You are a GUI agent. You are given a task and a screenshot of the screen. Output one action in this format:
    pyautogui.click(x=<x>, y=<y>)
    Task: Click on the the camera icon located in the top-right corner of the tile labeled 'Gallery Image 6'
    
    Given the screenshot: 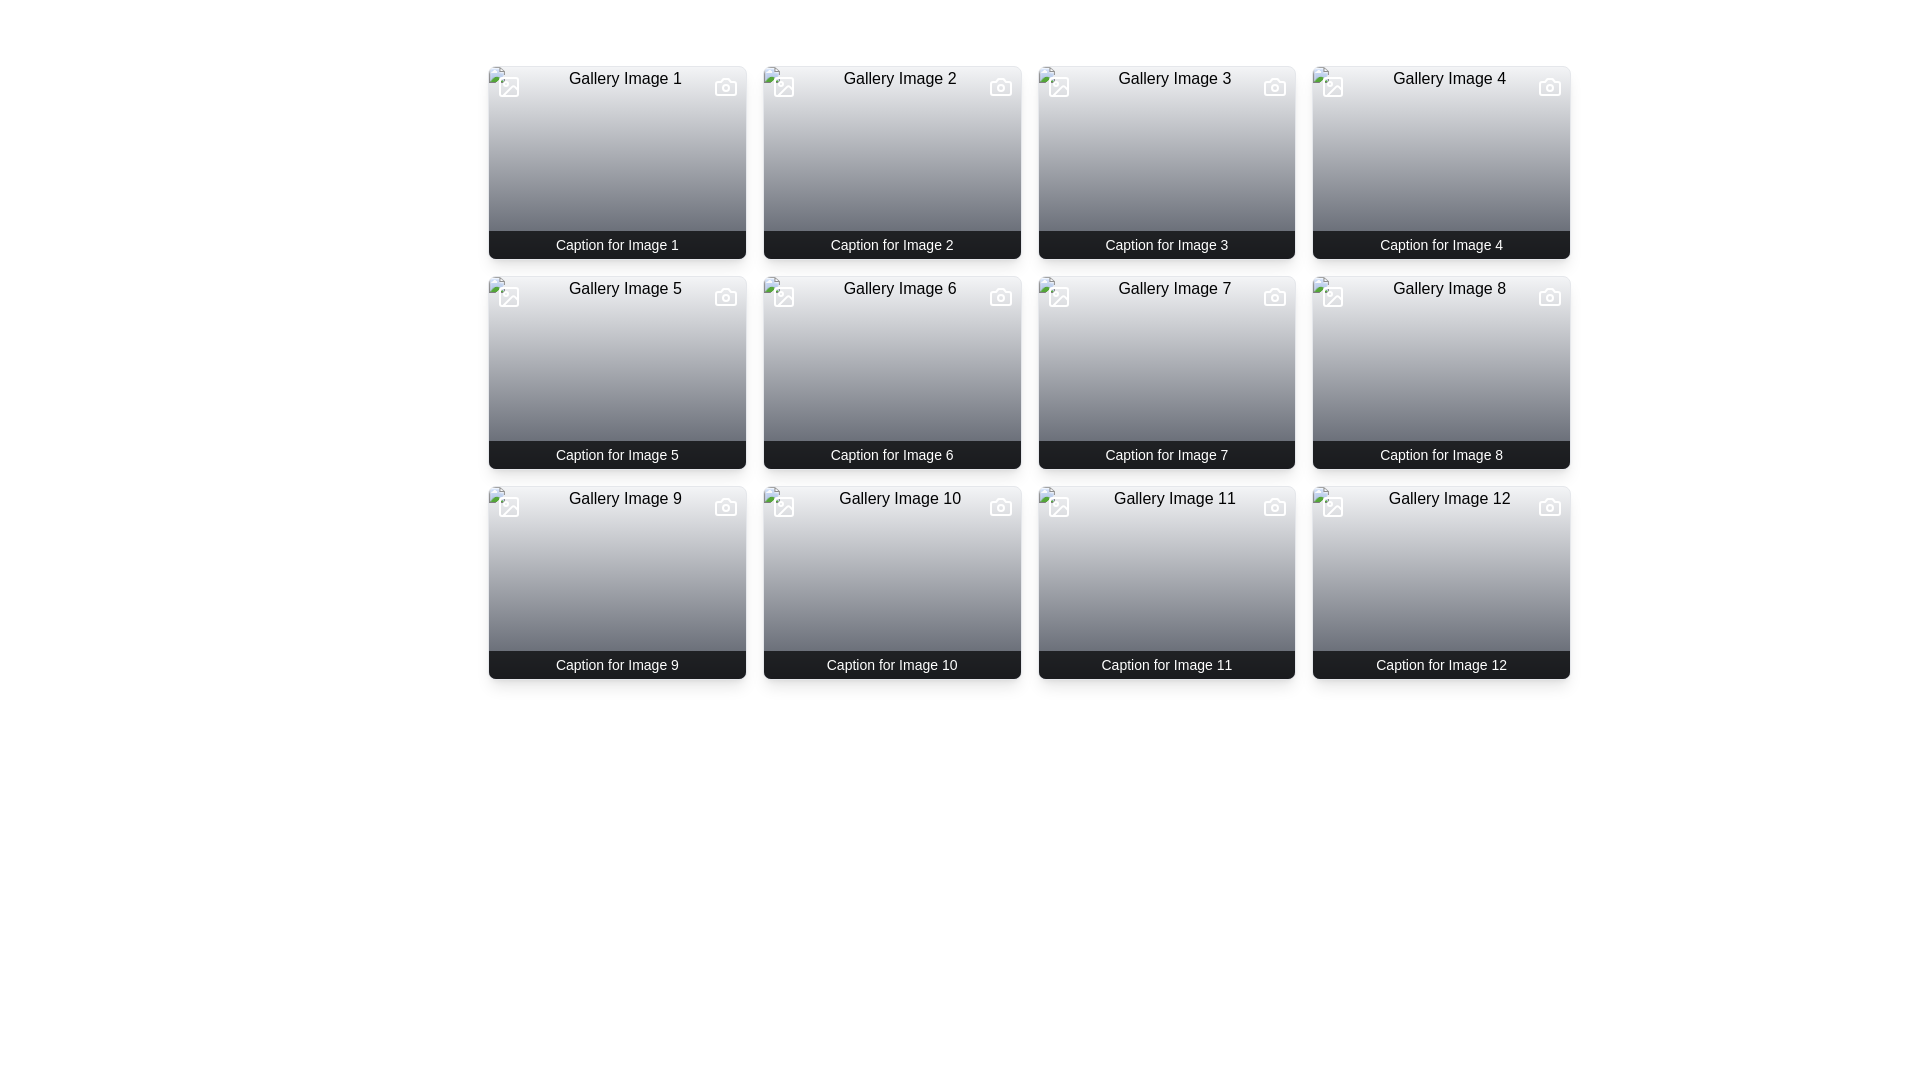 What is the action you would take?
    pyautogui.click(x=1000, y=297)
    